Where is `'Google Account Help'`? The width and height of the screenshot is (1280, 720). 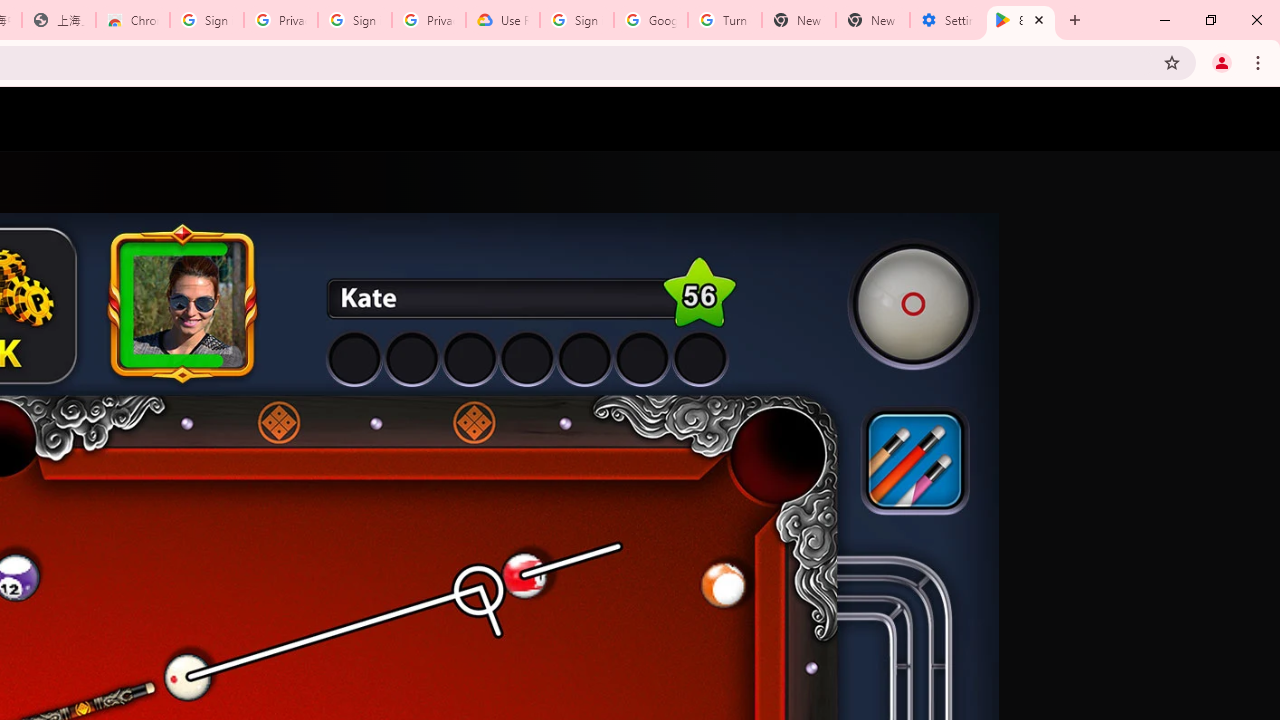
'Google Account Help' is located at coordinates (651, 20).